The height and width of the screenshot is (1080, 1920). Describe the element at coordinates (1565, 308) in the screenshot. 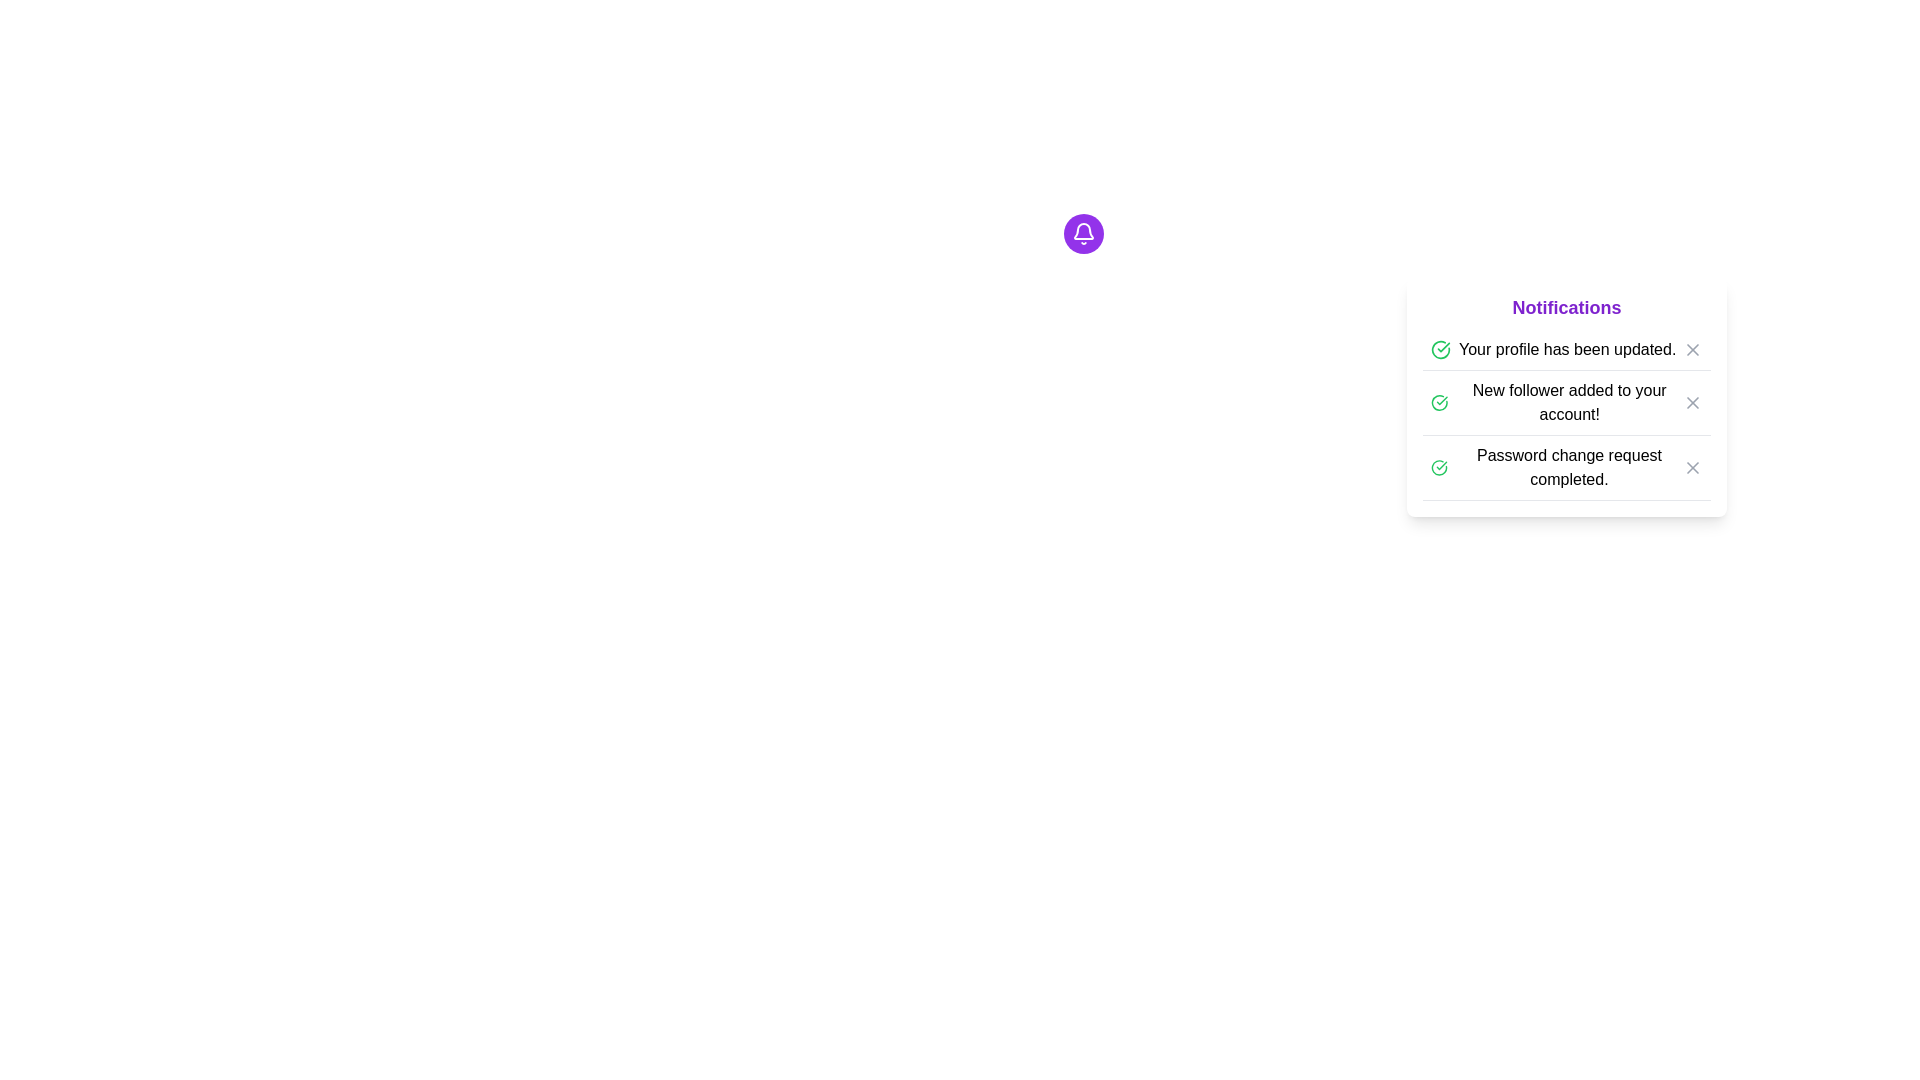

I see `text from the 'Notifications' text label, which is styled in a bold and large purple font and serves as the section header in the notification panel` at that location.